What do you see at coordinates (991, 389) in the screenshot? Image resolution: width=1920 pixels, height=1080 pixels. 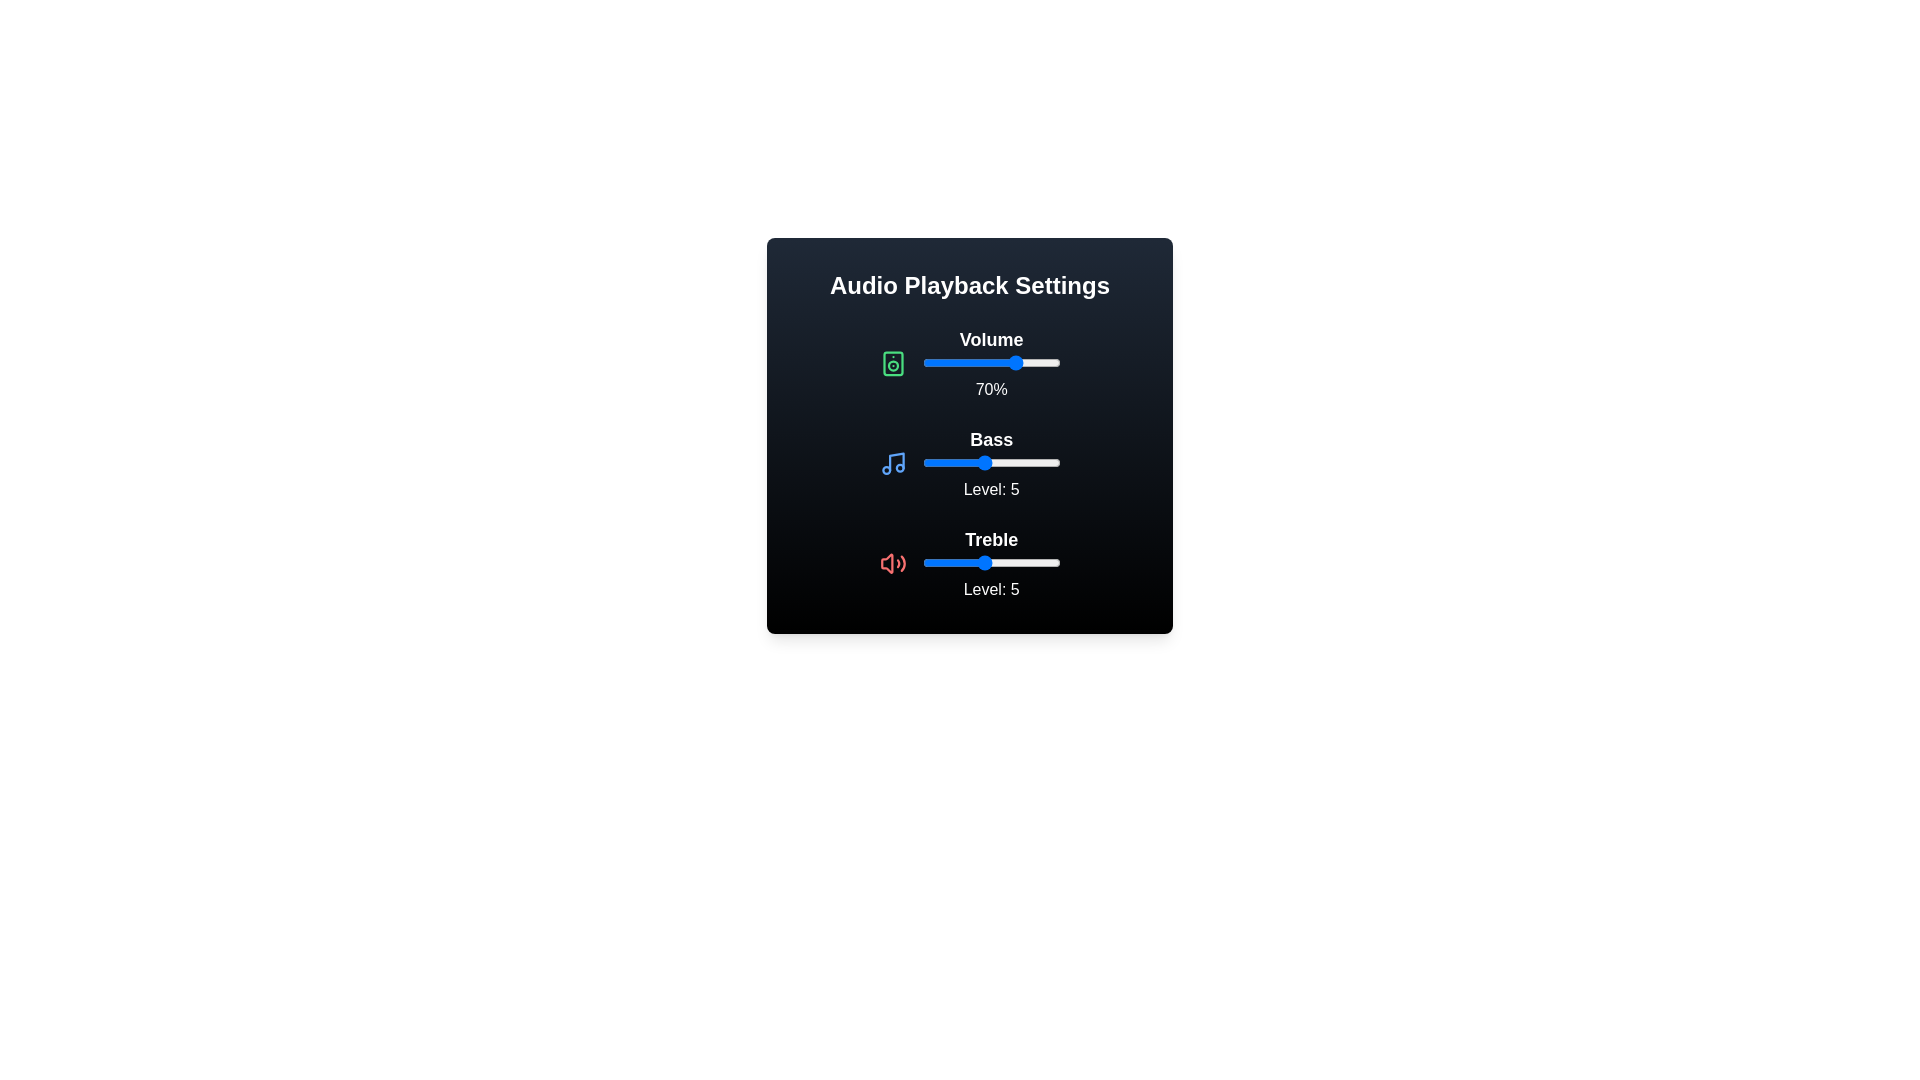 I see `the static text label displaying '70%' which is positioned below the 'Volume' slider and above the 'Bass' section` at bounding box center [991, 389].